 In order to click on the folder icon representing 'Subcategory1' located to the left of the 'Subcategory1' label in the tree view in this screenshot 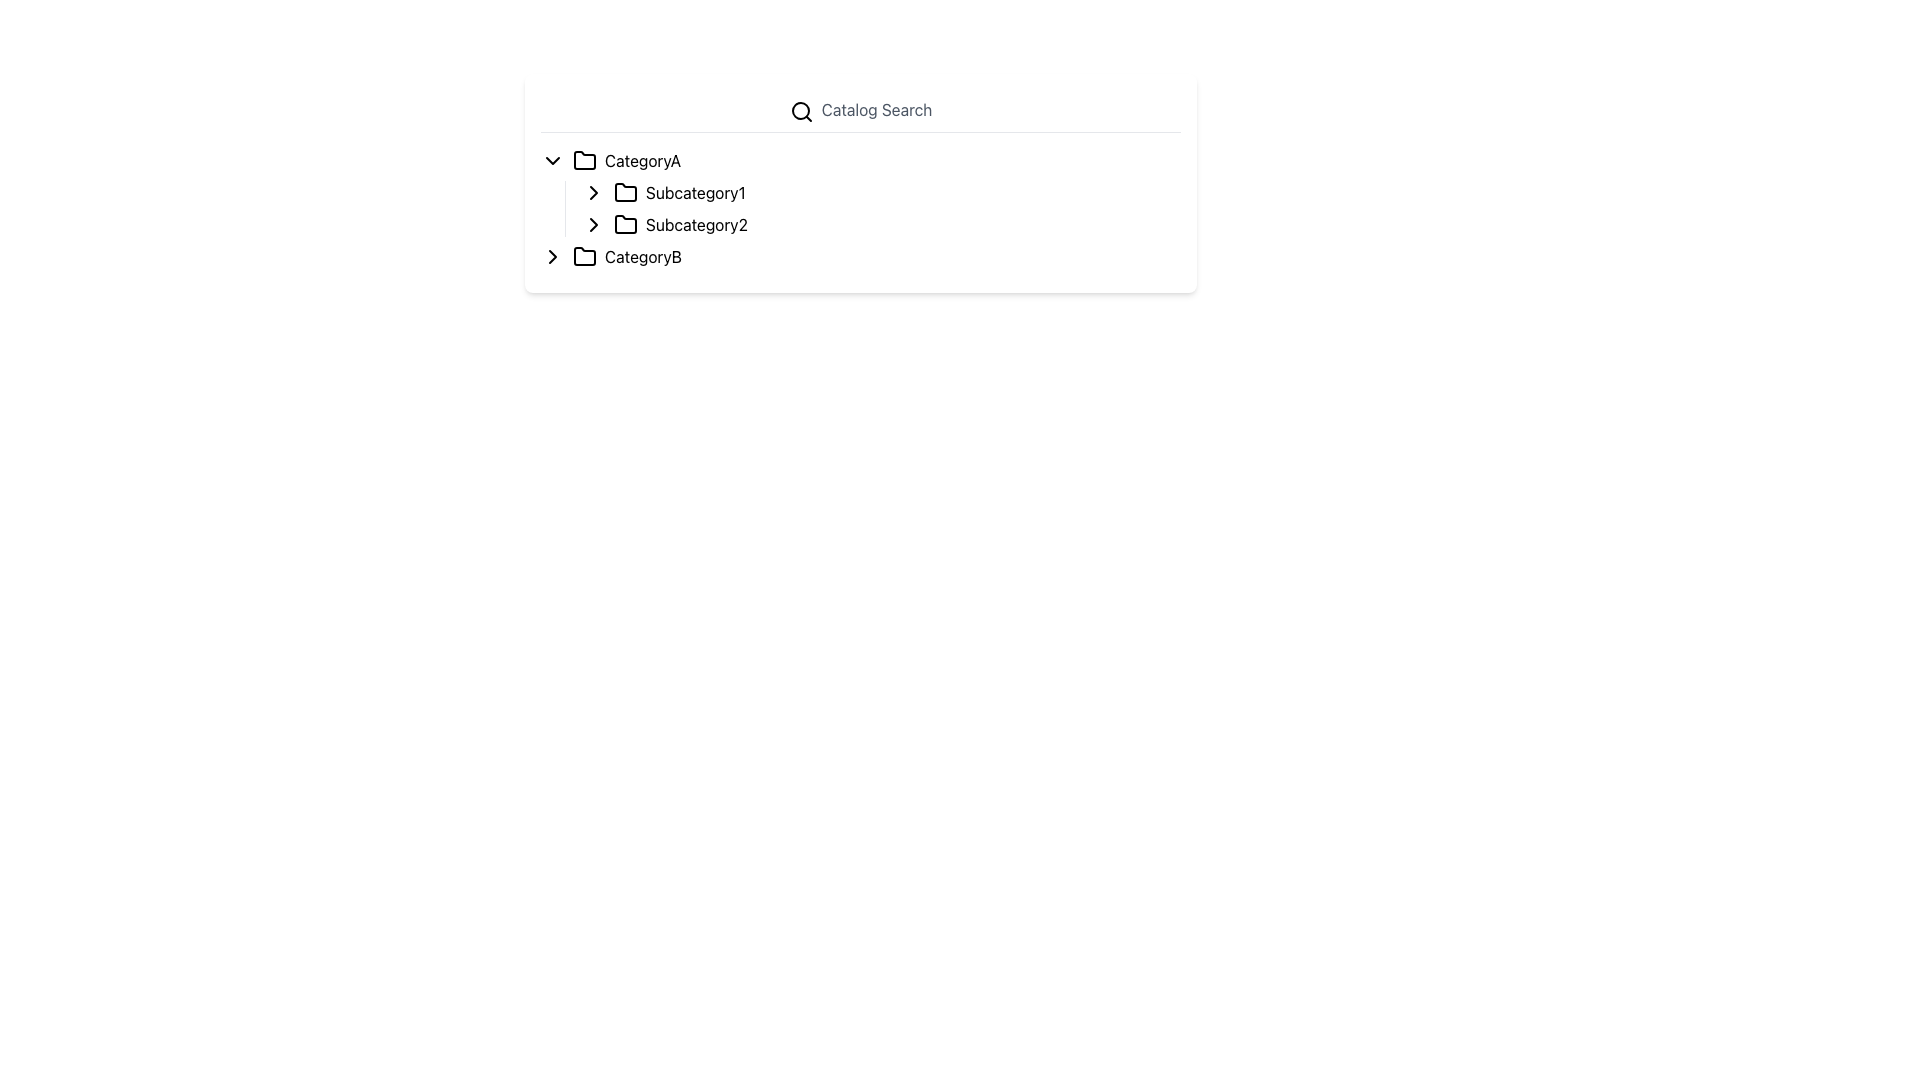, I will do `click(624, 192)`.